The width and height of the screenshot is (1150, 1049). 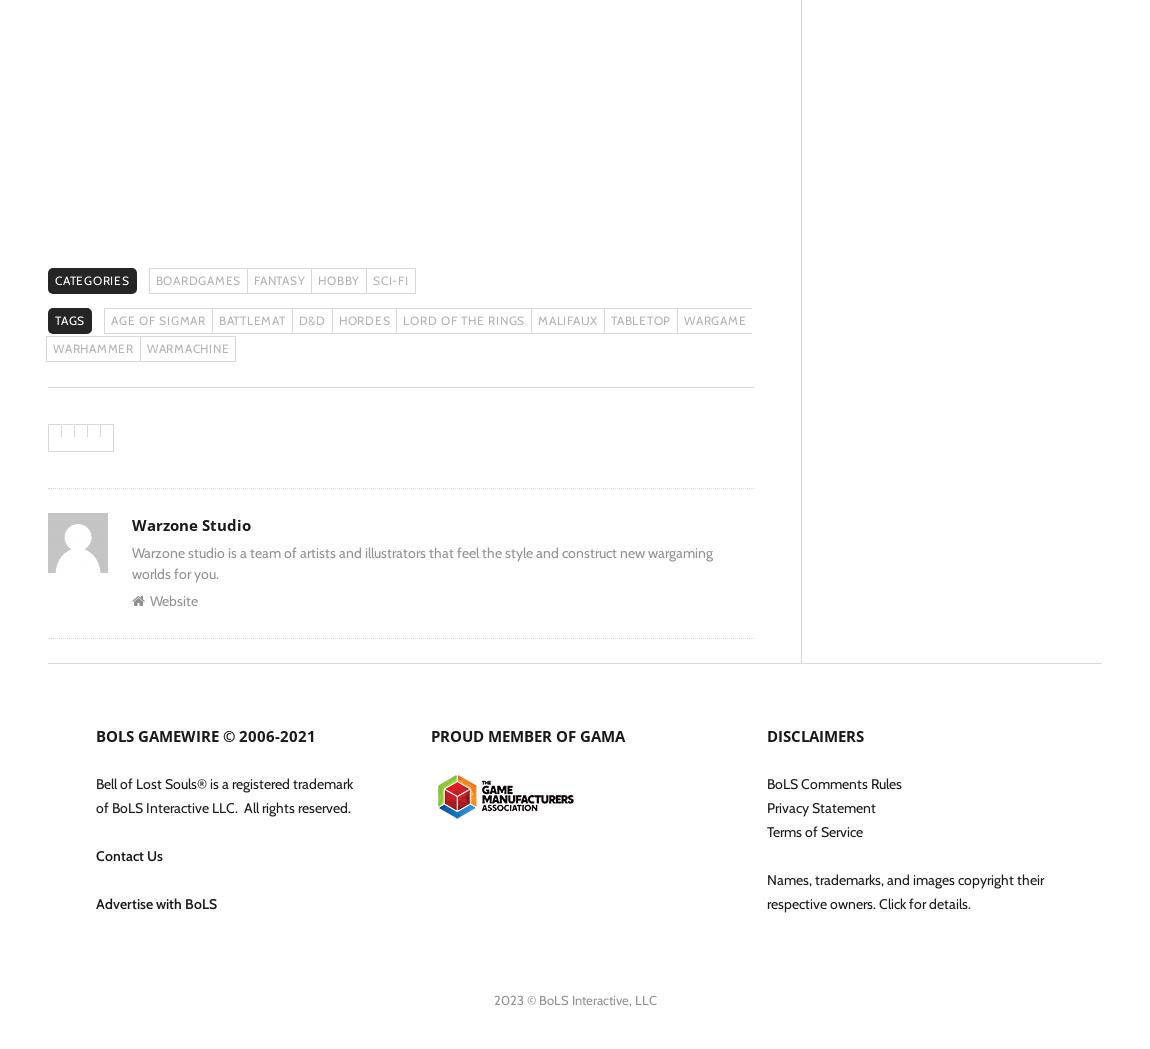 I want to click on 'malifaux', so click(x=567, y=320).